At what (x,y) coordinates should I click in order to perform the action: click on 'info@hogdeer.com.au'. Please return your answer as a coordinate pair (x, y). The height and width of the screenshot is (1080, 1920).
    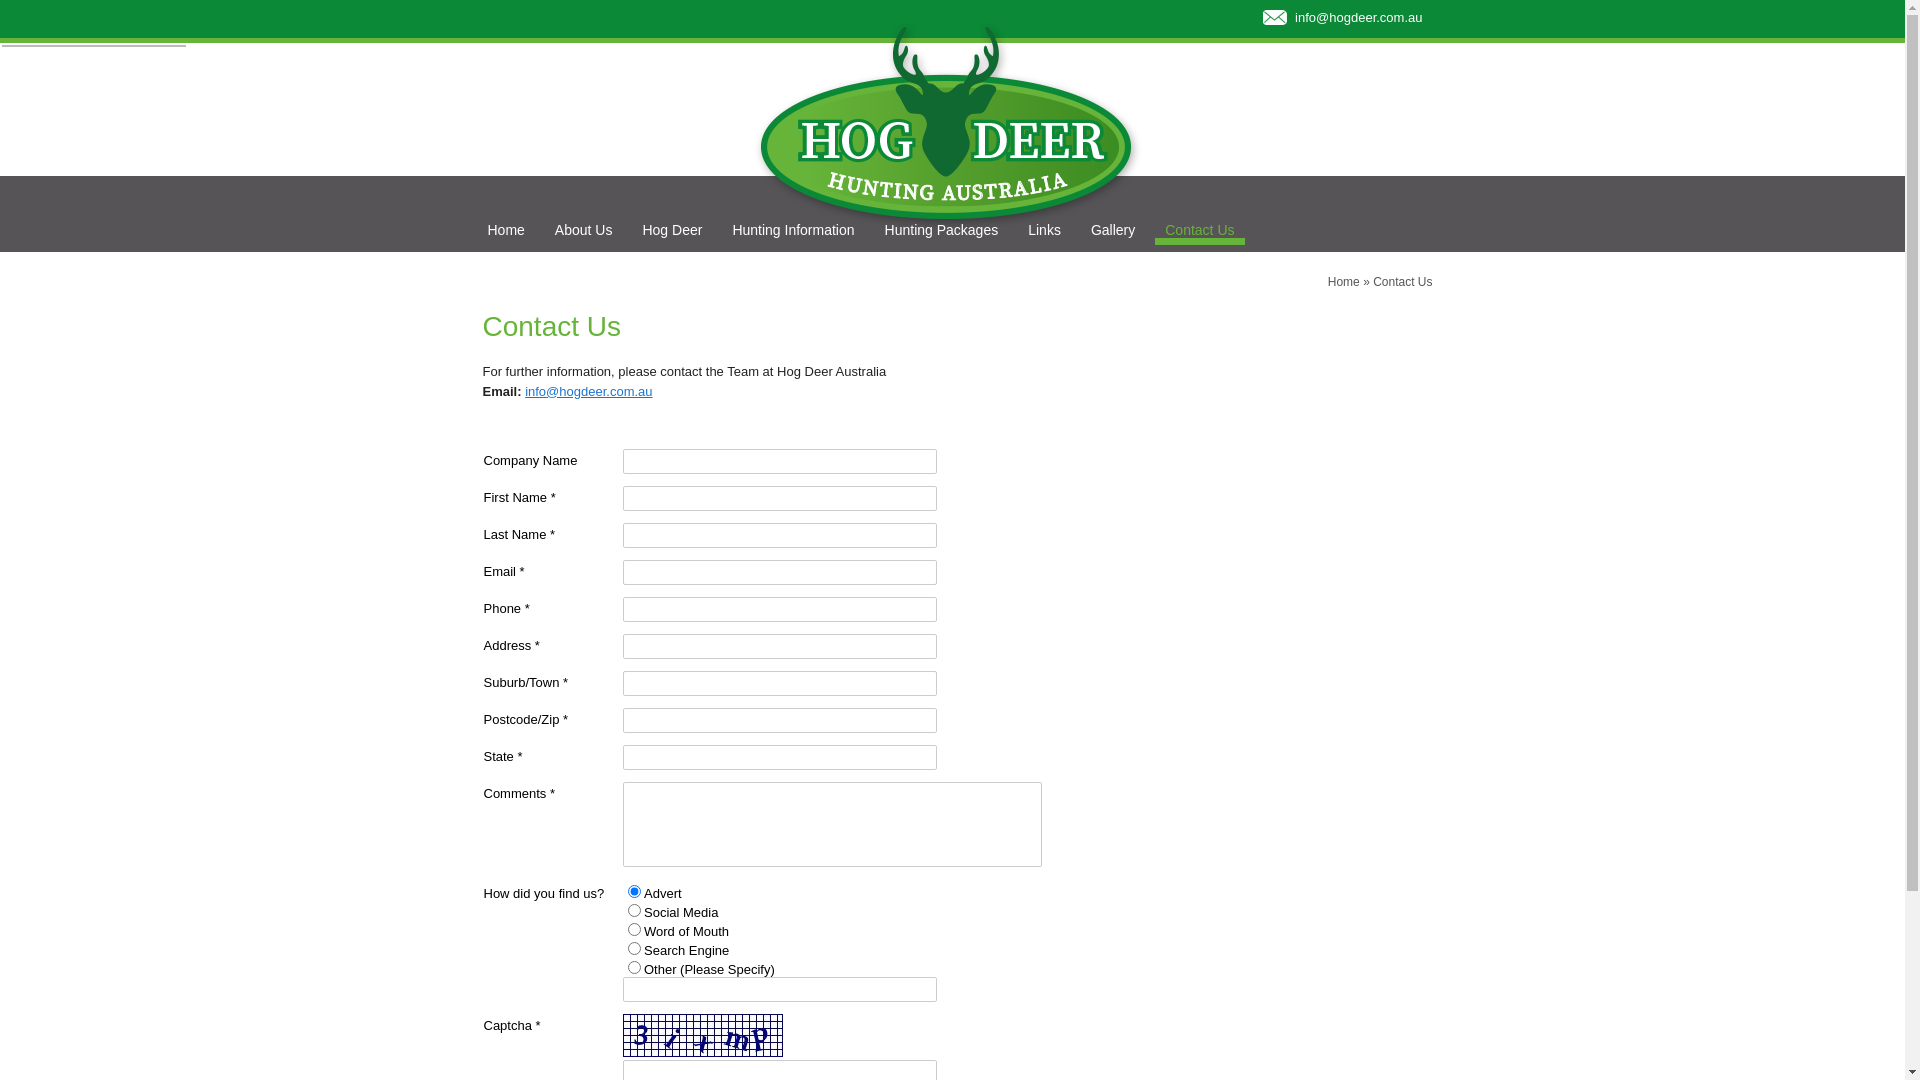
    Looking at the image, I should click on (1358, 17).